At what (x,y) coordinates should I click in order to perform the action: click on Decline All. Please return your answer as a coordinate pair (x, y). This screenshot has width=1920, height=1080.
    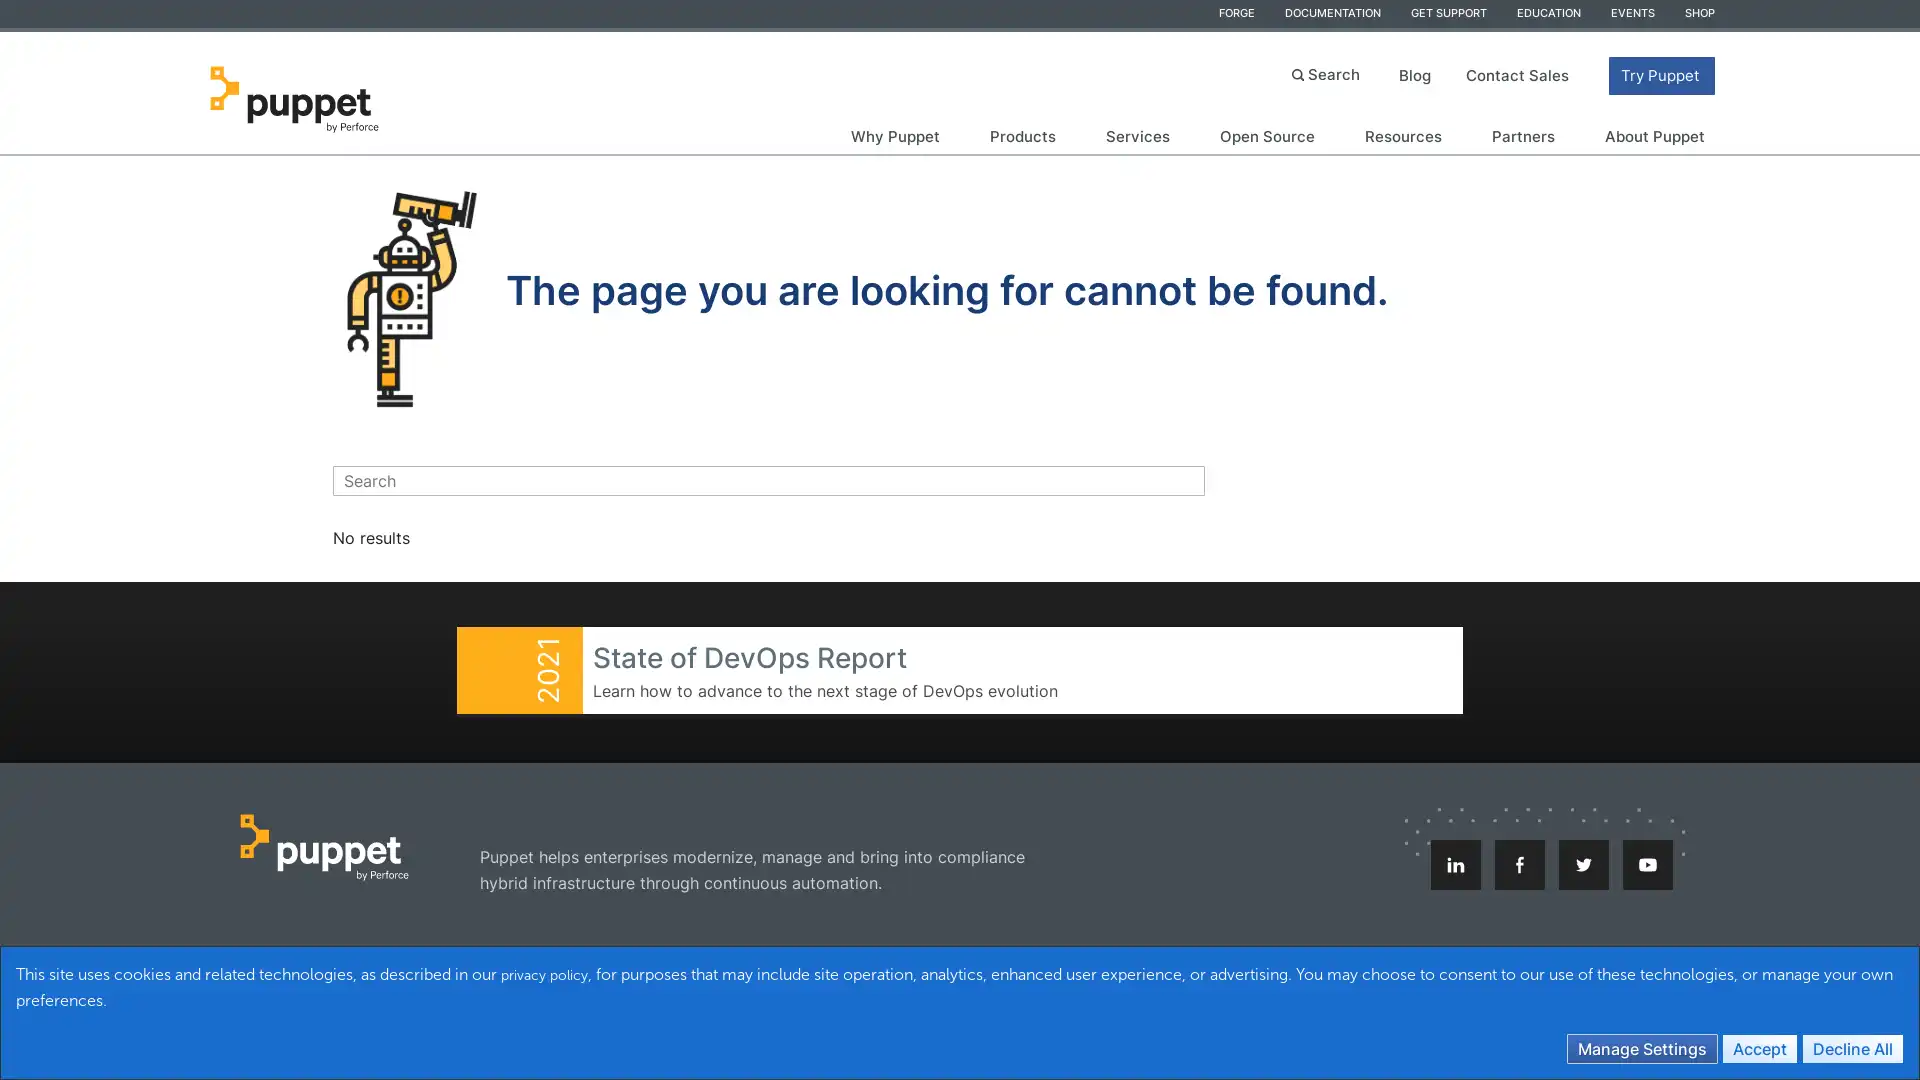
    Looking at the image, I should click on (1851, 1047).